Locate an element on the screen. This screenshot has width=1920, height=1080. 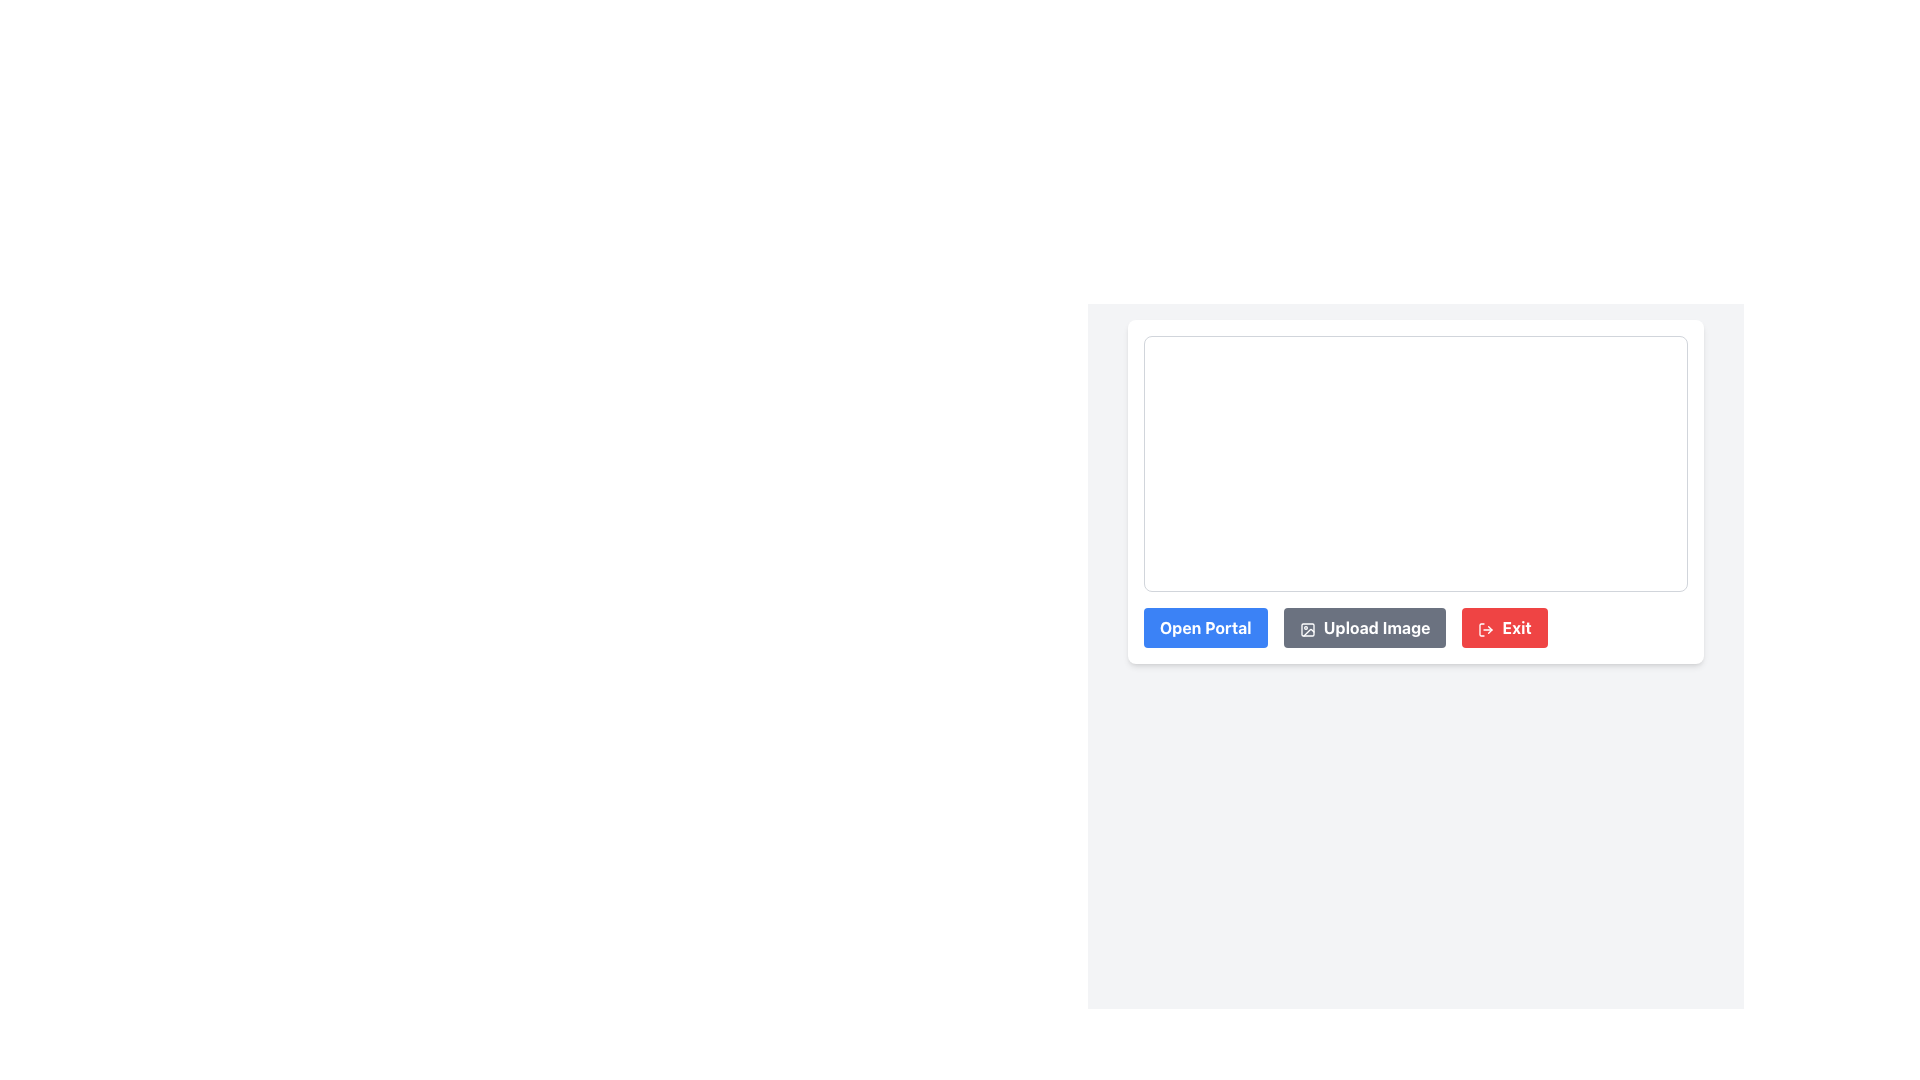
the exit button located at the bottom right of the section using keyboard navigation for accessibility is located at coordinates (1505, 627).